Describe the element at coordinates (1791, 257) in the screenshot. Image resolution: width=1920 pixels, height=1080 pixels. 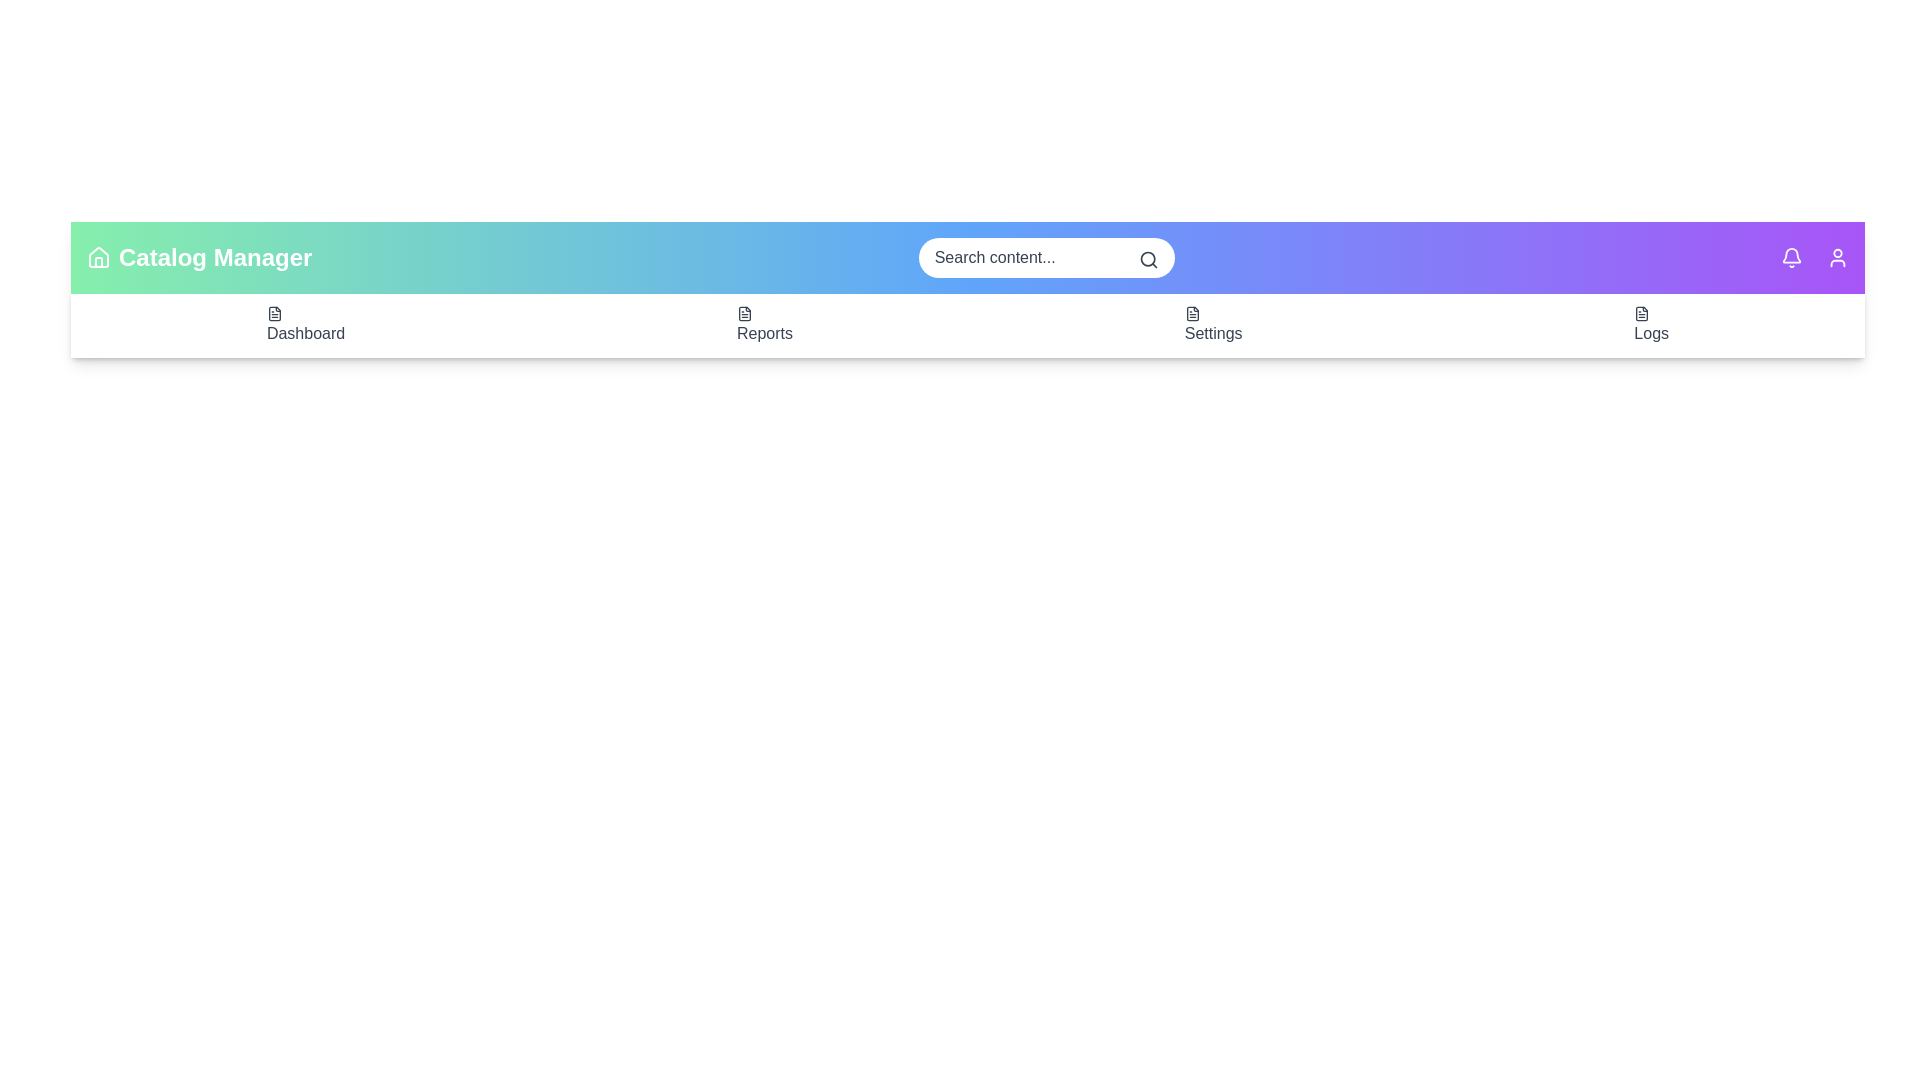
I see `the bell icon to view notifications` at that location.